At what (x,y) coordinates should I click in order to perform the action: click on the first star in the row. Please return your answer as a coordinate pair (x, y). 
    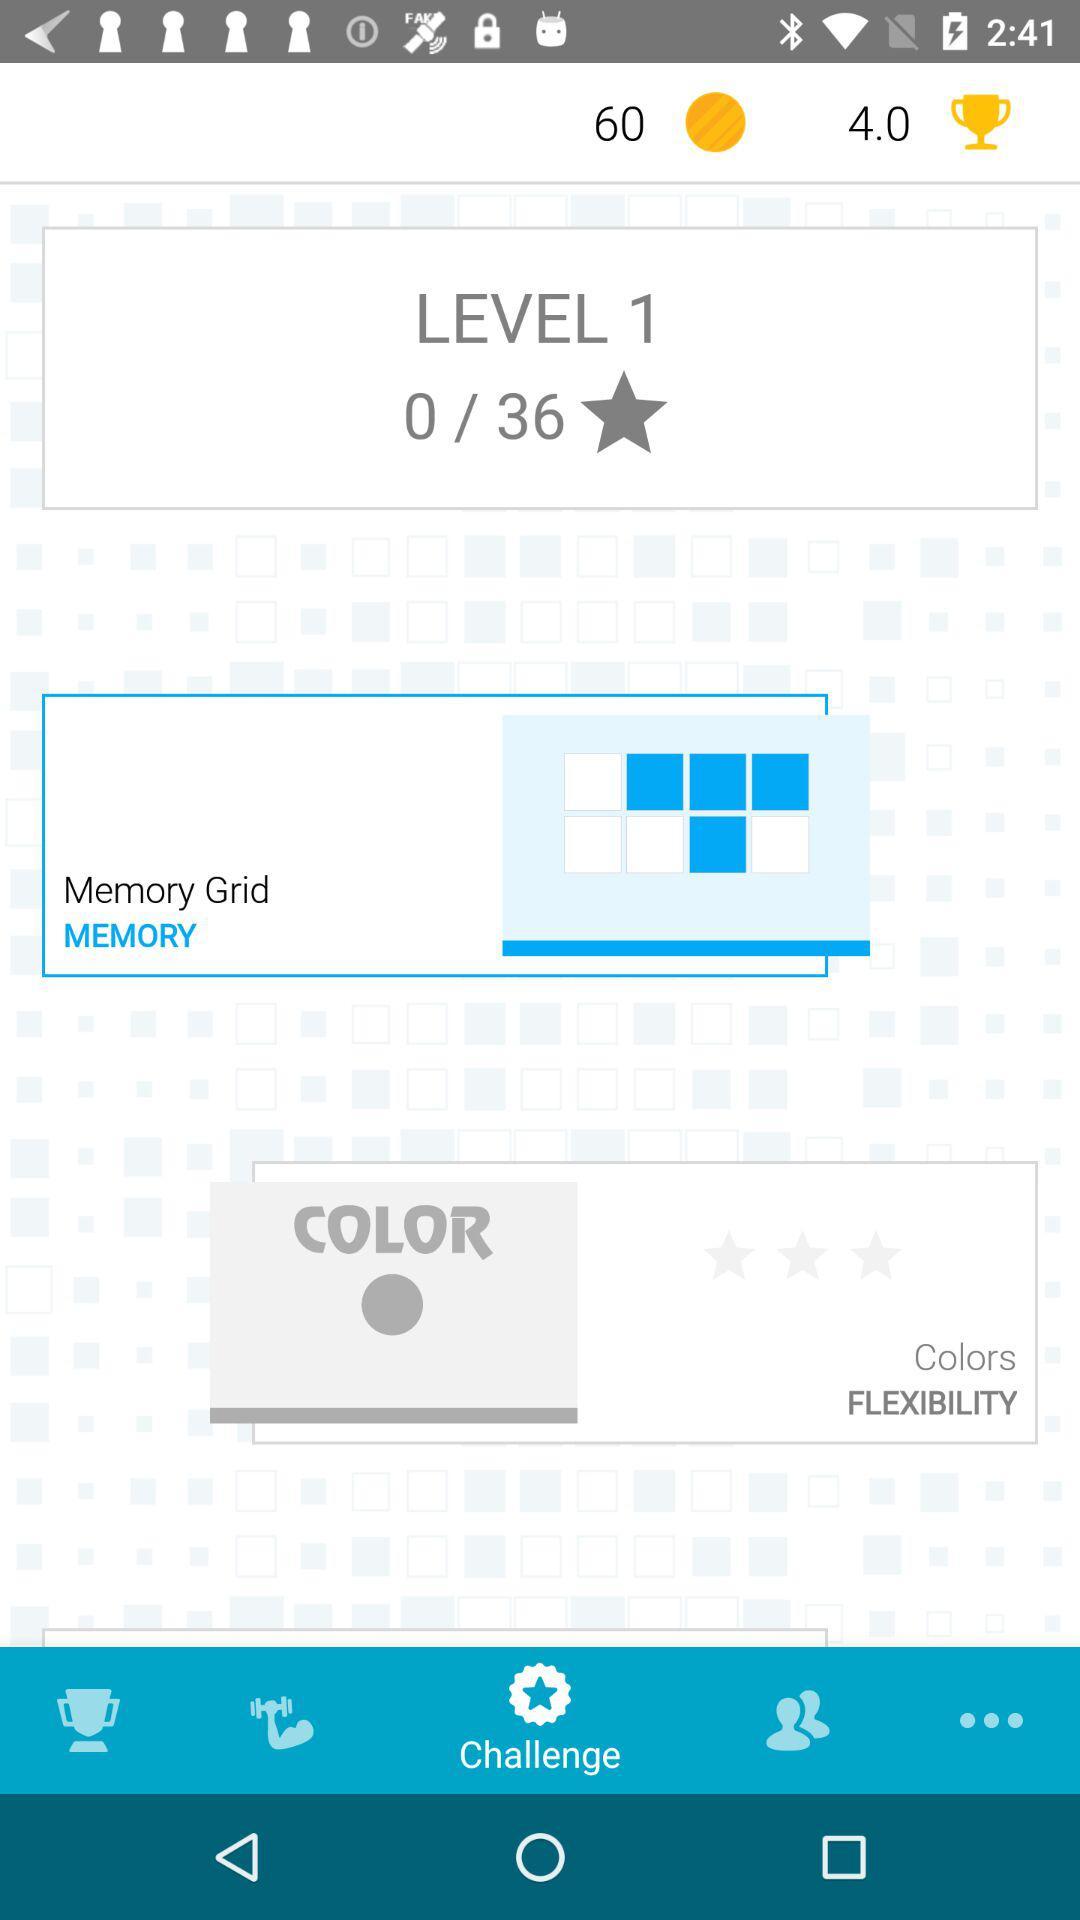
    Looking at the image, I should click on (729, 1255).